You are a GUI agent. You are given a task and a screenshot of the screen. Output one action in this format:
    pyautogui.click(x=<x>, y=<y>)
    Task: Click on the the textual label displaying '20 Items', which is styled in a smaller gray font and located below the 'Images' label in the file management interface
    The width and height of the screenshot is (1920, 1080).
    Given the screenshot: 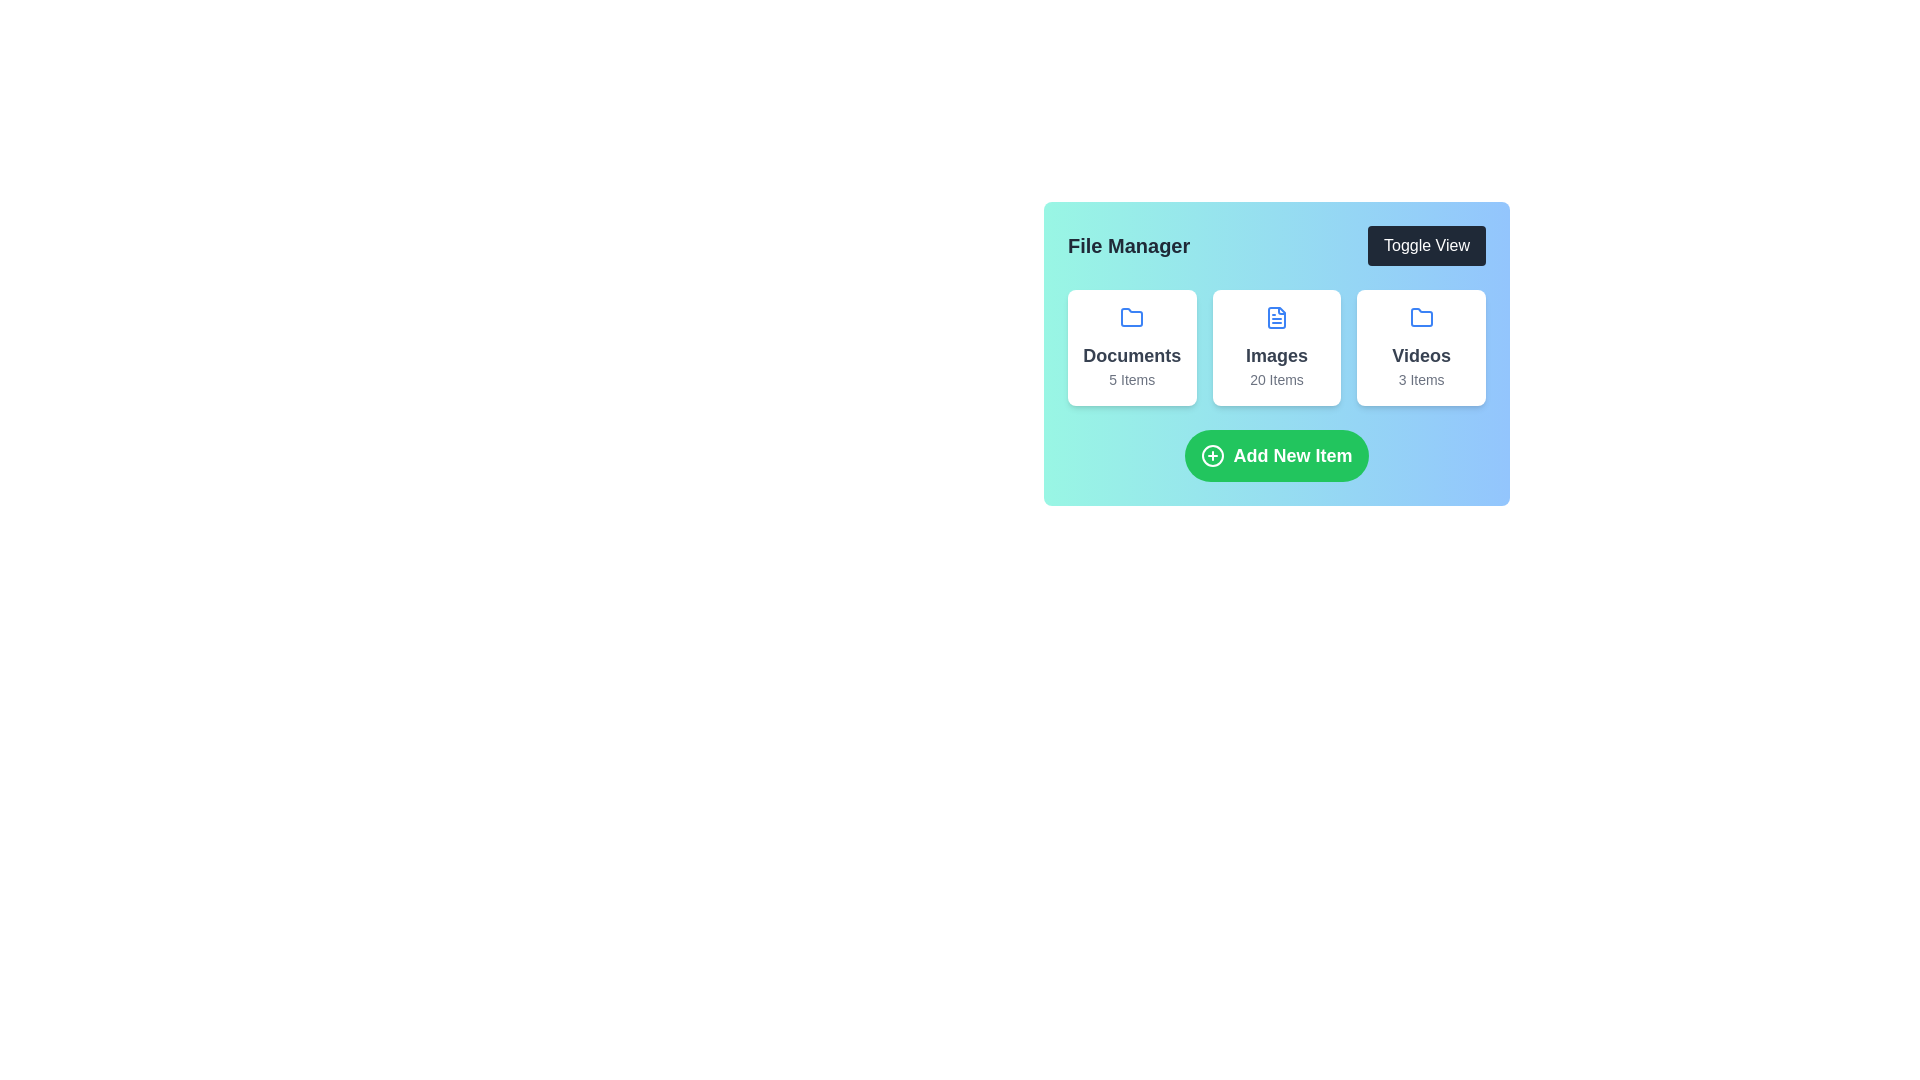 What is the action you would take?
    pyautogui.click(x=1275, y=380)
    